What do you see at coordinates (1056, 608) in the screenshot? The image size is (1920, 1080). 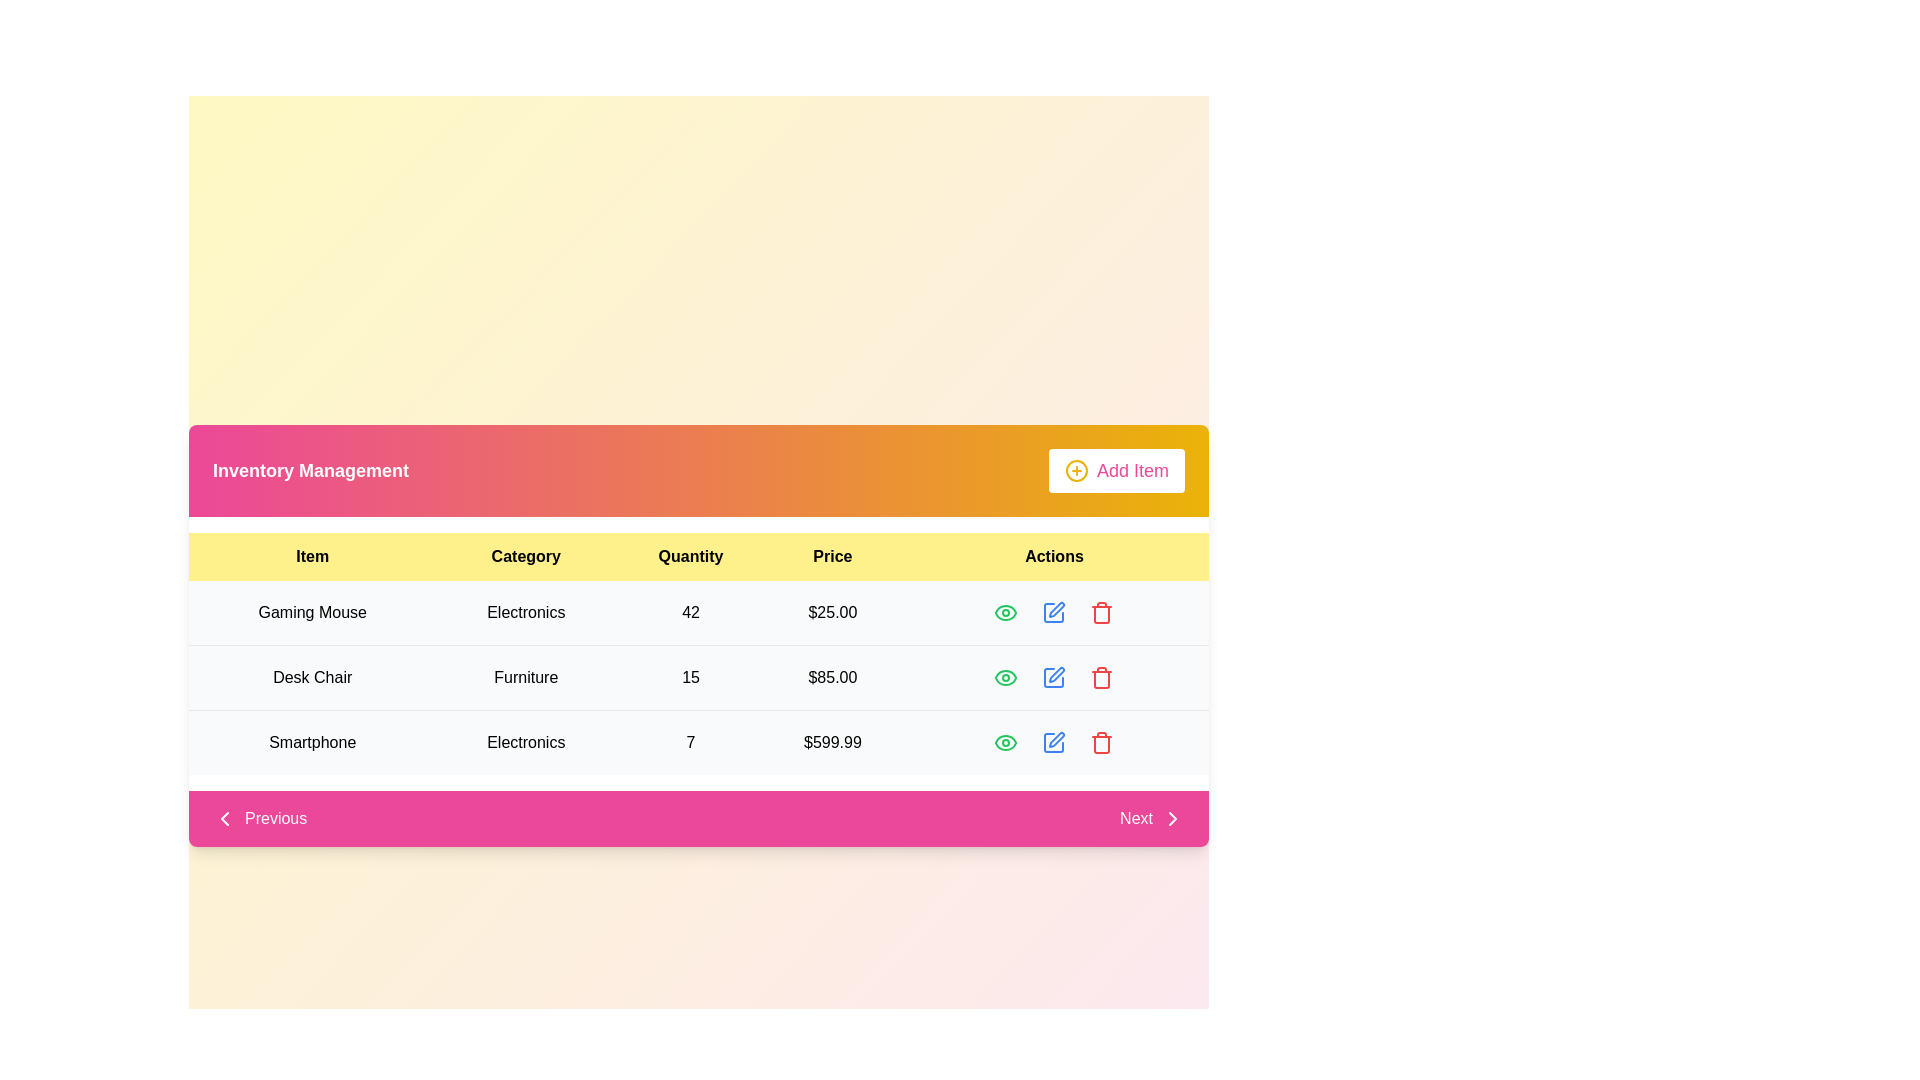 I see `the stylized pen icon in the Actions column of the second row corresponding to the Desk Chair item` at bounding box center [1056, 608].